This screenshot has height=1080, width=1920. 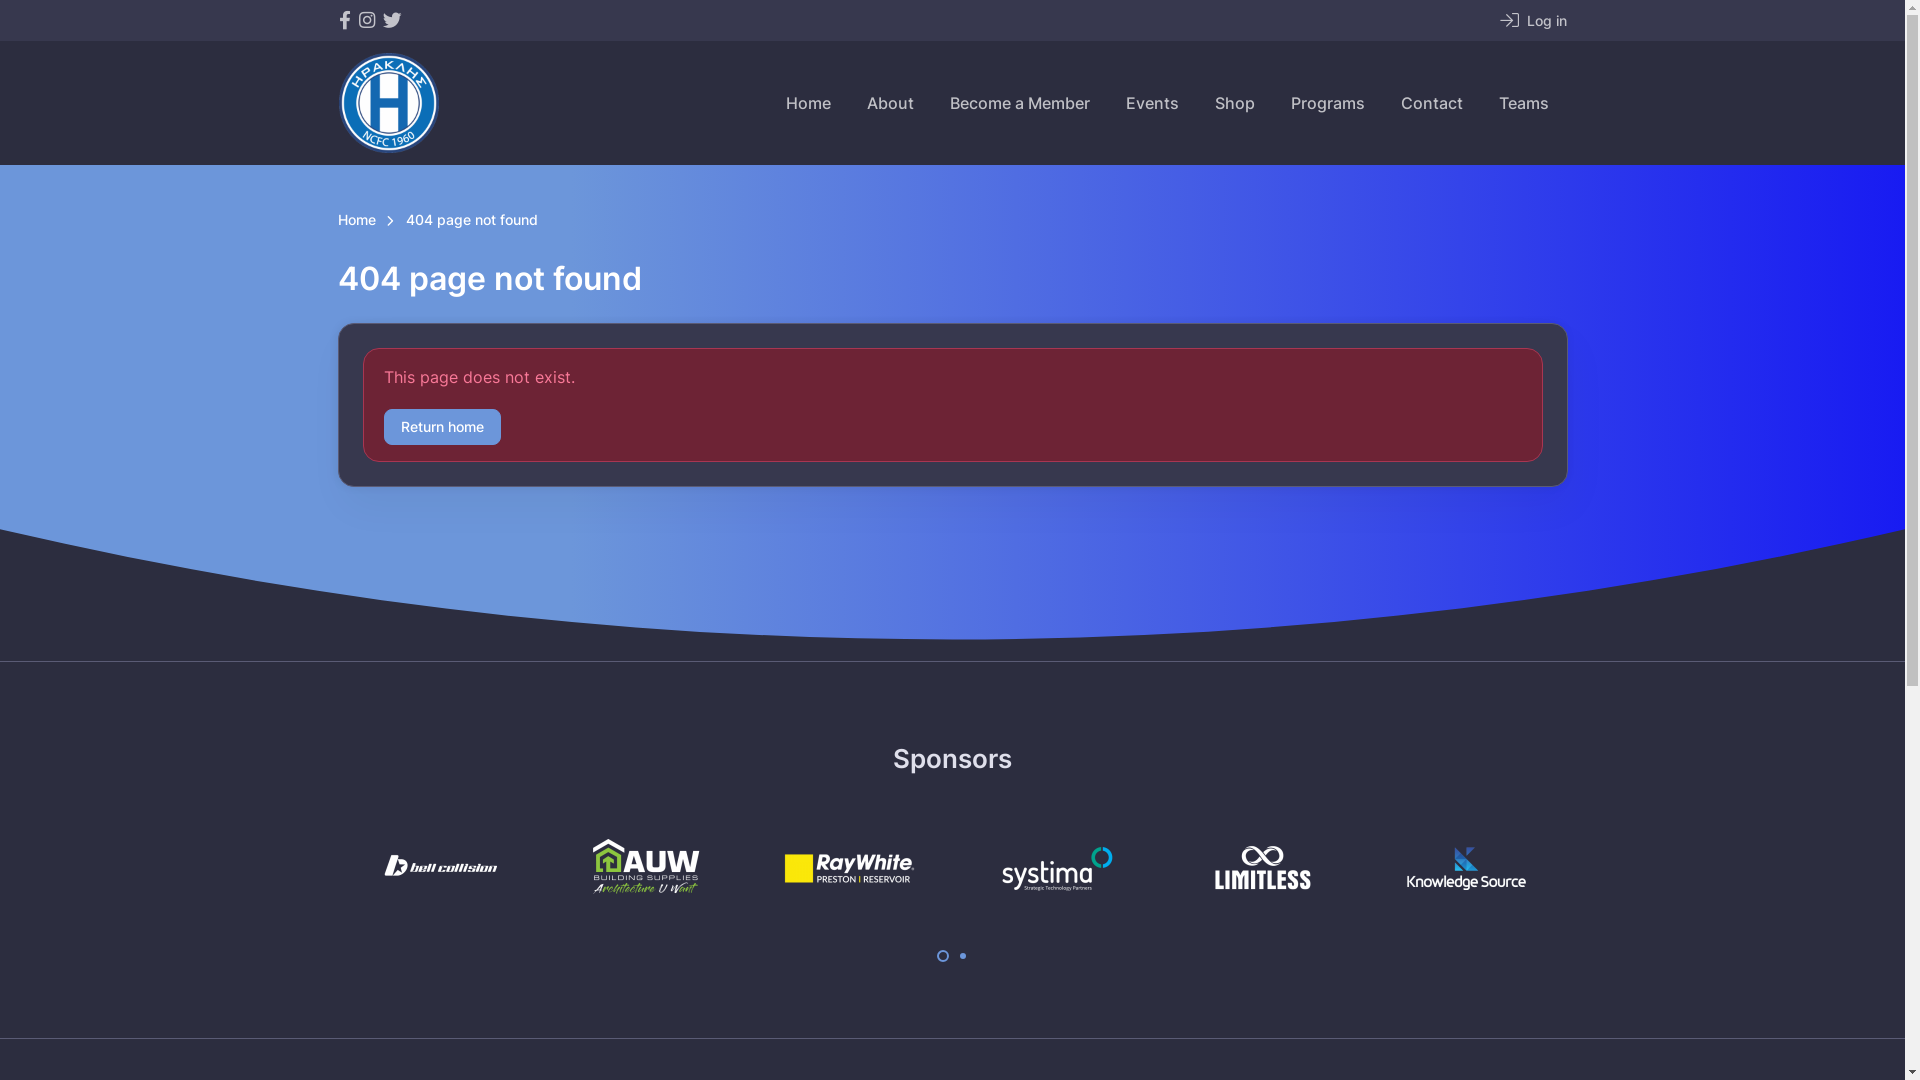 What do you see at coordinates (930, 103) in the screenshot?
I see `'Become a Member'` at bounding box center [930, 103].